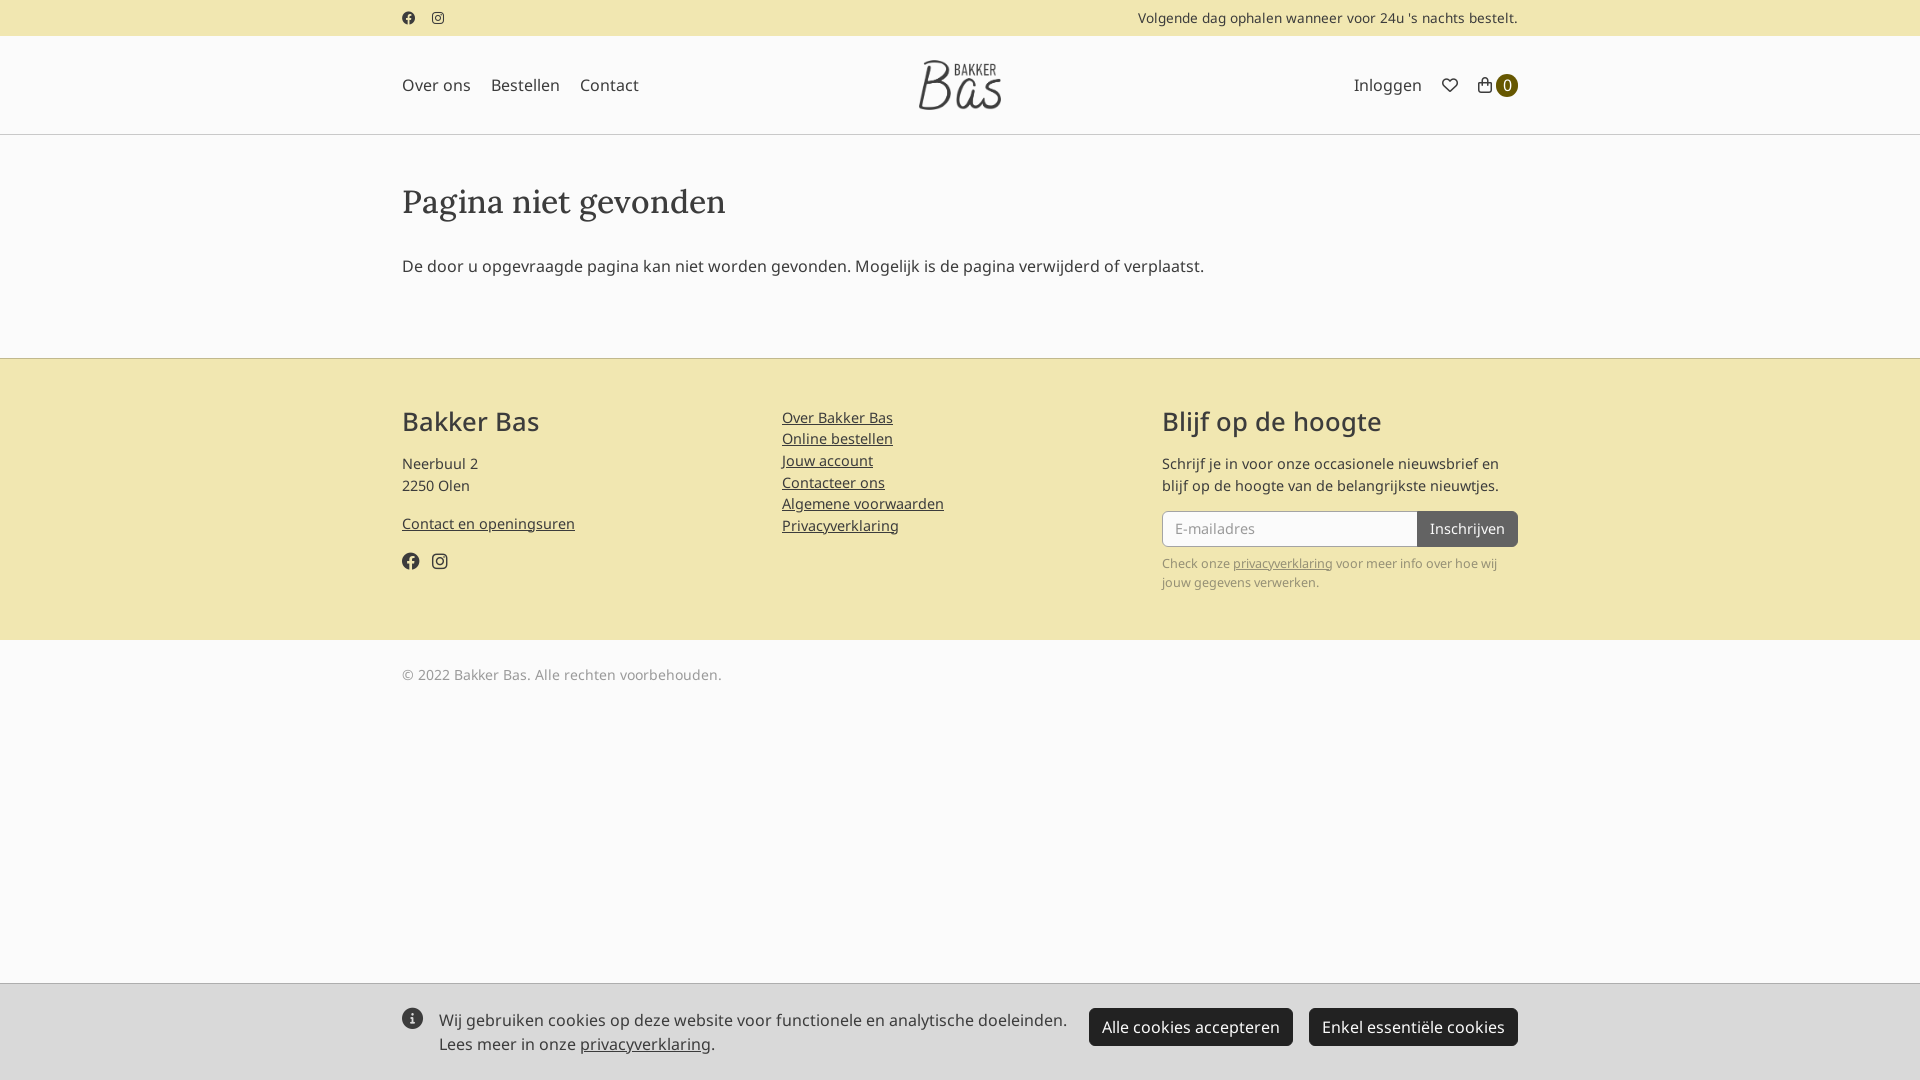  What do you see at coordinates (488, 522) in the screenshot?
I see `'Contact en openingsuren'` at bounding box center [488, 522].